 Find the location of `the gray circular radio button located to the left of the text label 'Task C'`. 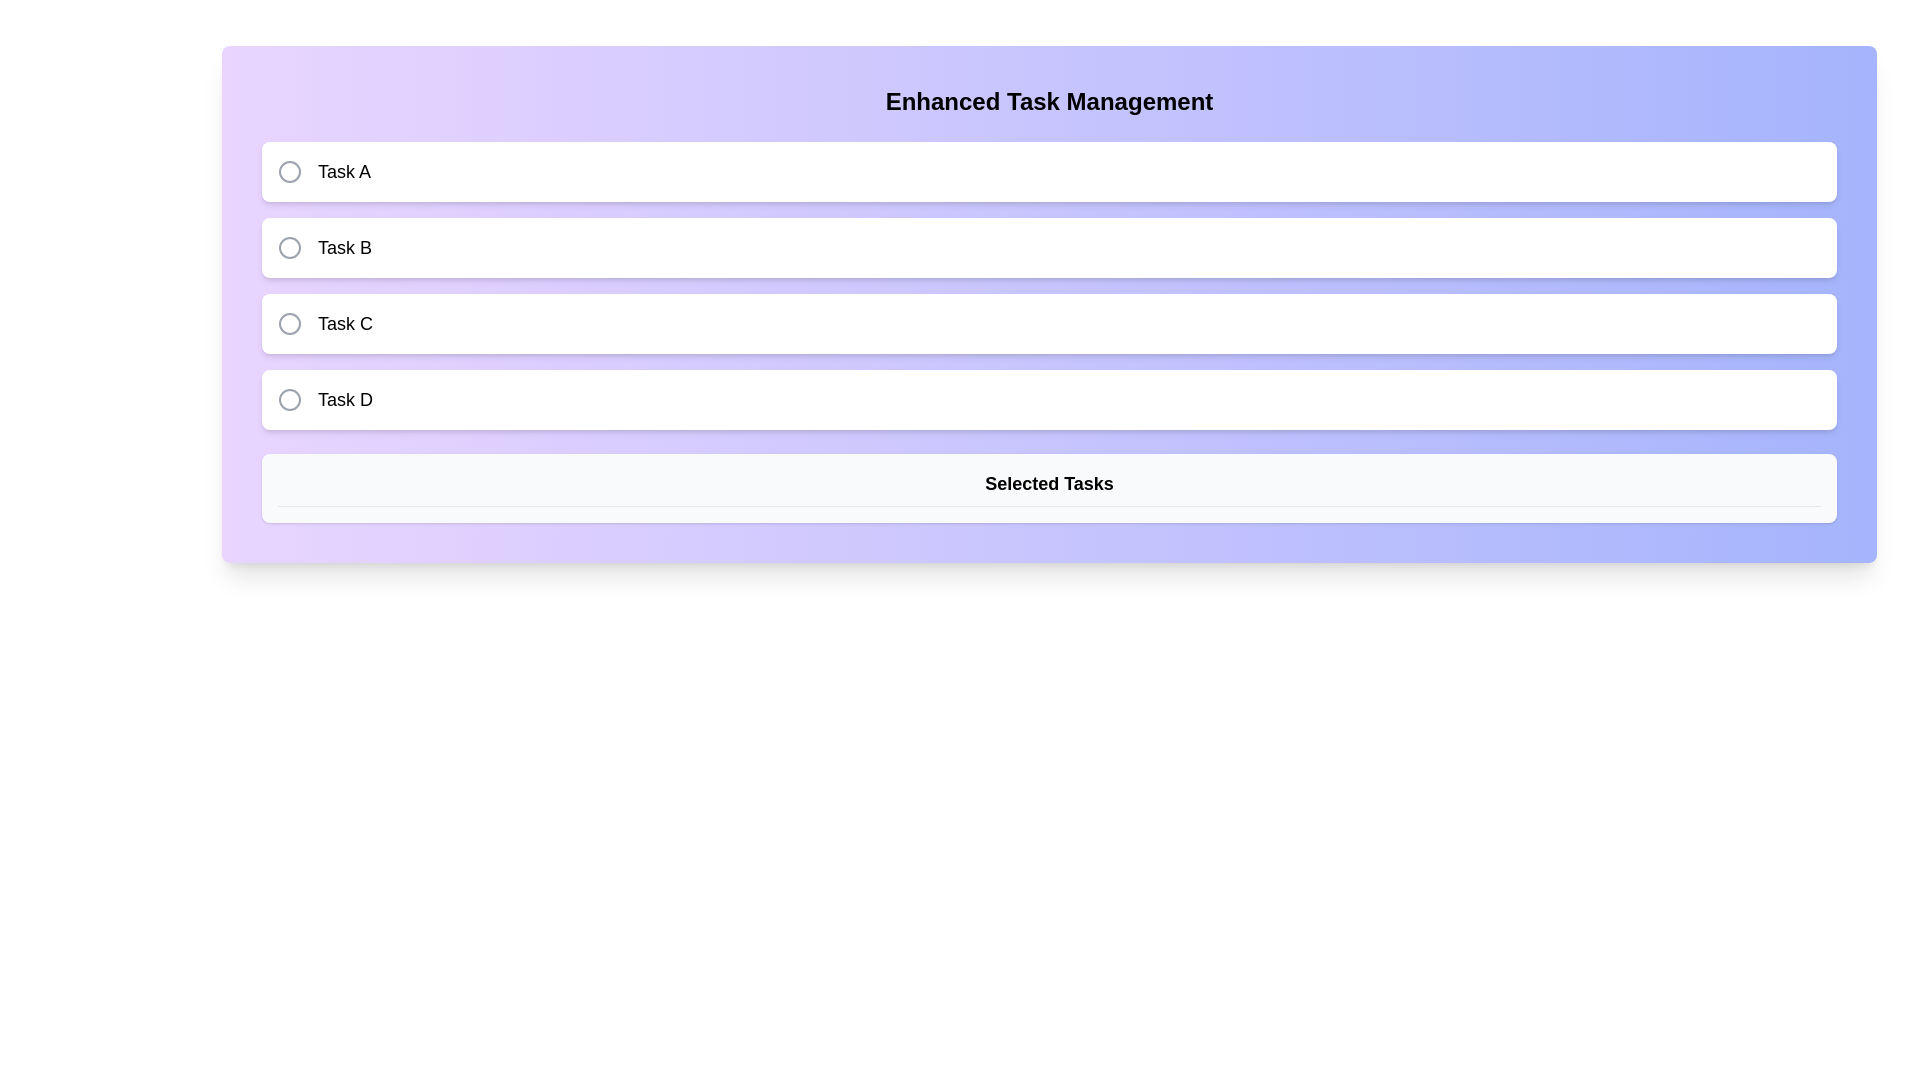

the gray circular radio button located to the left of the text label 'Task C' is located at coordinates (288, 323).